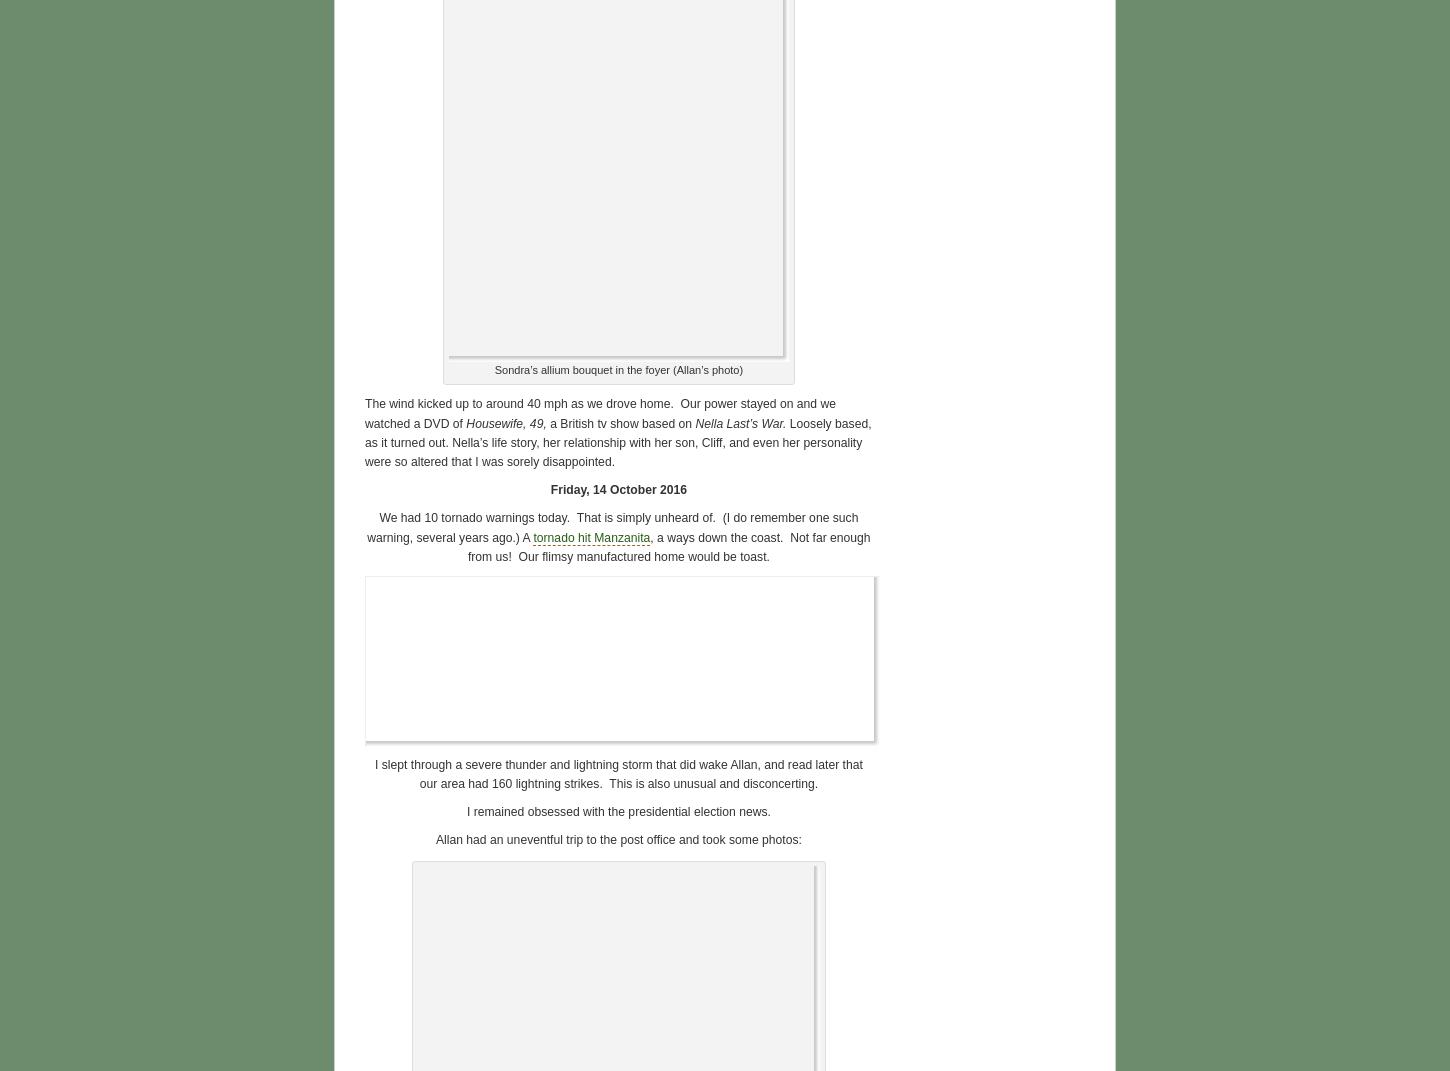 The image size is (1450, 1071). Describe the element at coordinates (365, 526) in the screenshot. I see `'We had 10 tornado warnings today.  That is simply unheard of.  (I do remember one such warning, several years ago.) A'` at that location.